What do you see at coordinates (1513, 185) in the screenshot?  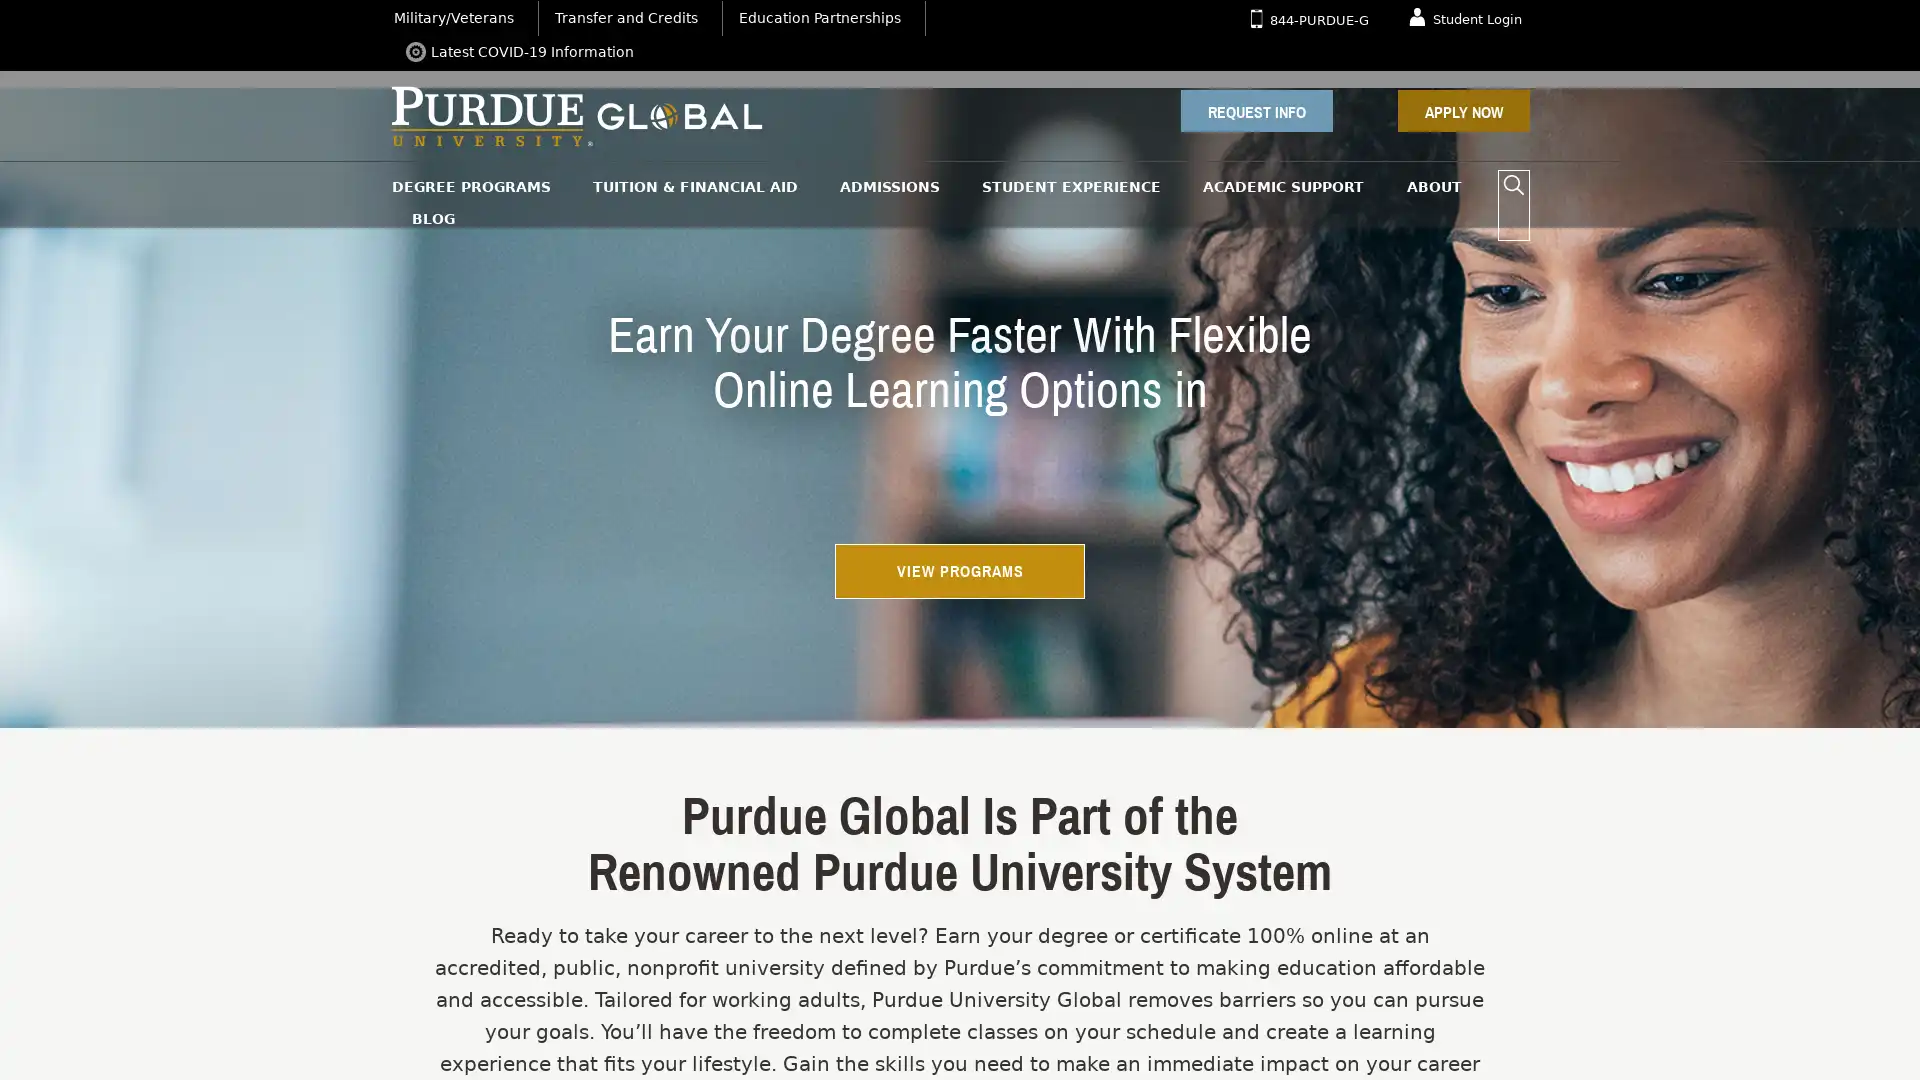 I see `Search` at bounding box center [1513, 185].